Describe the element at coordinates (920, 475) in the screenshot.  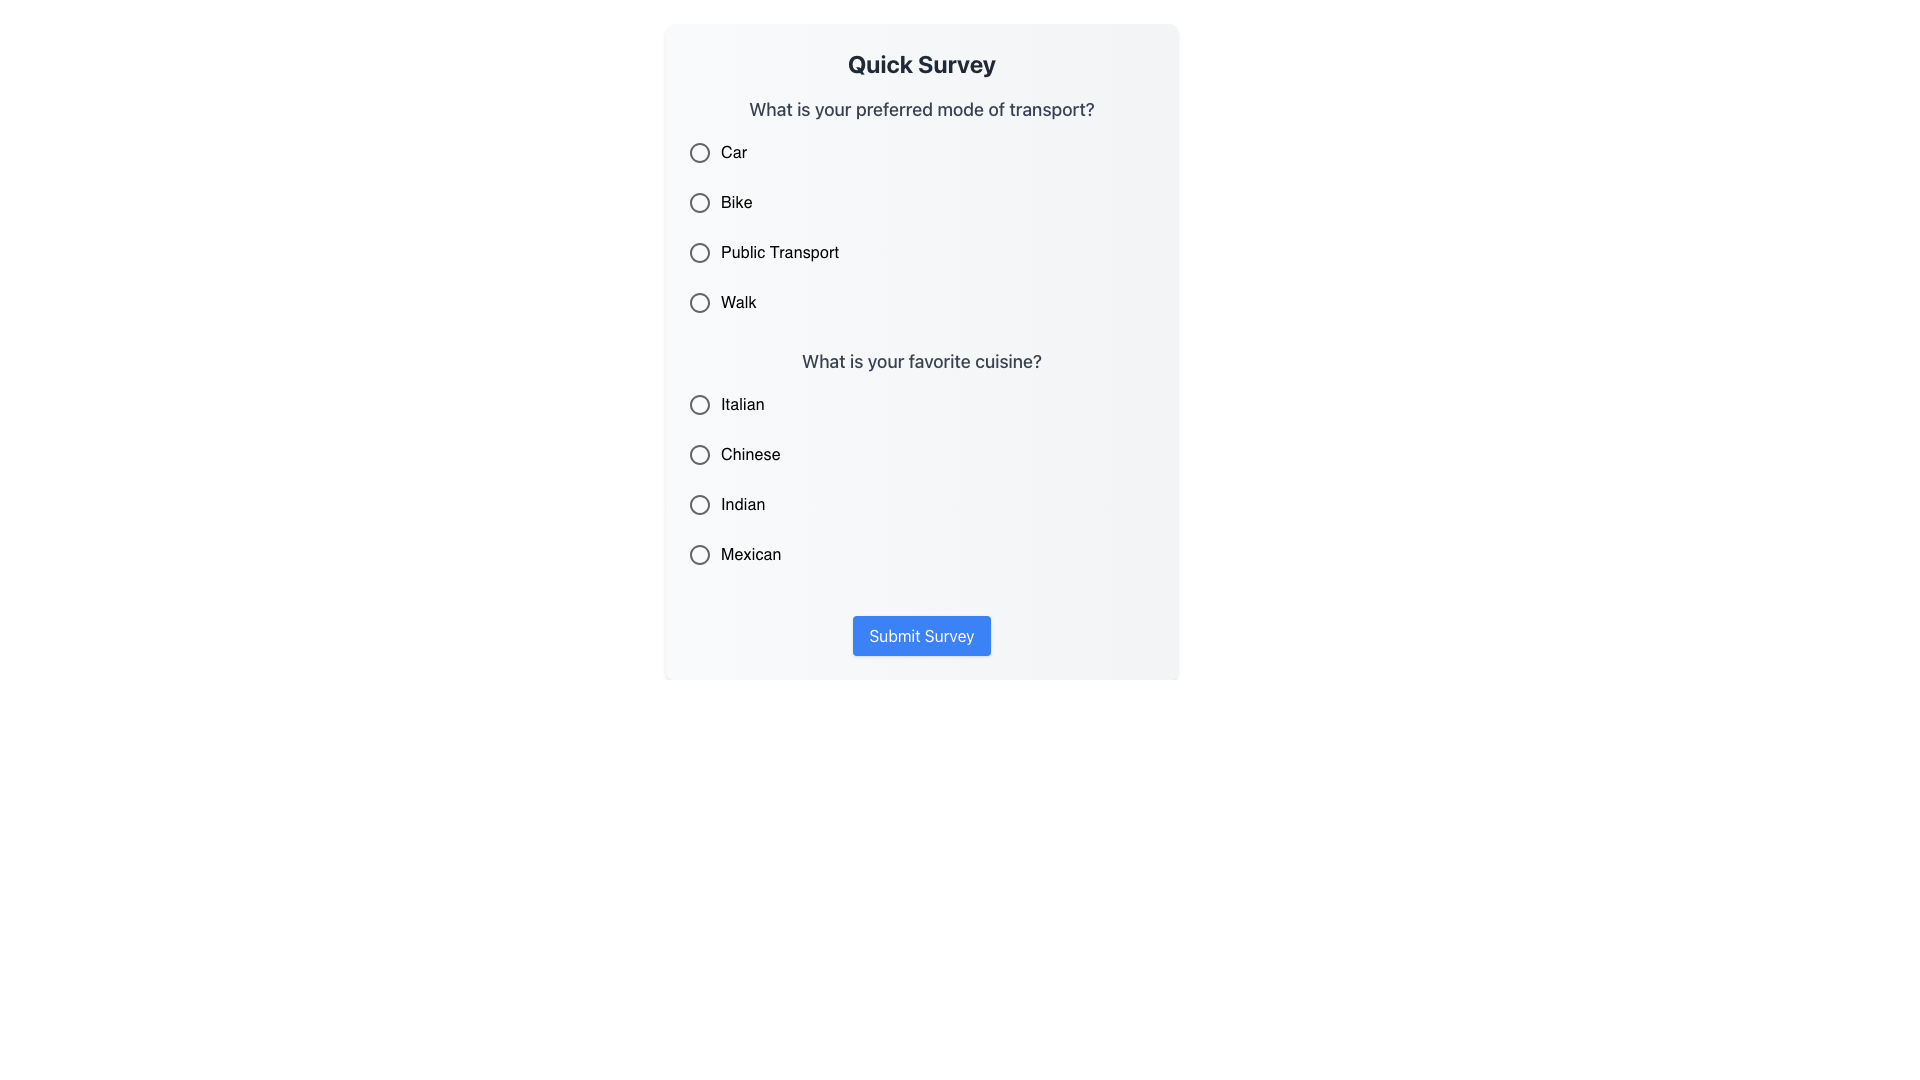
I see `the radio button for selecting a cuisine option from the group located below the question 'What is your favorite cuisine?'` at that location.